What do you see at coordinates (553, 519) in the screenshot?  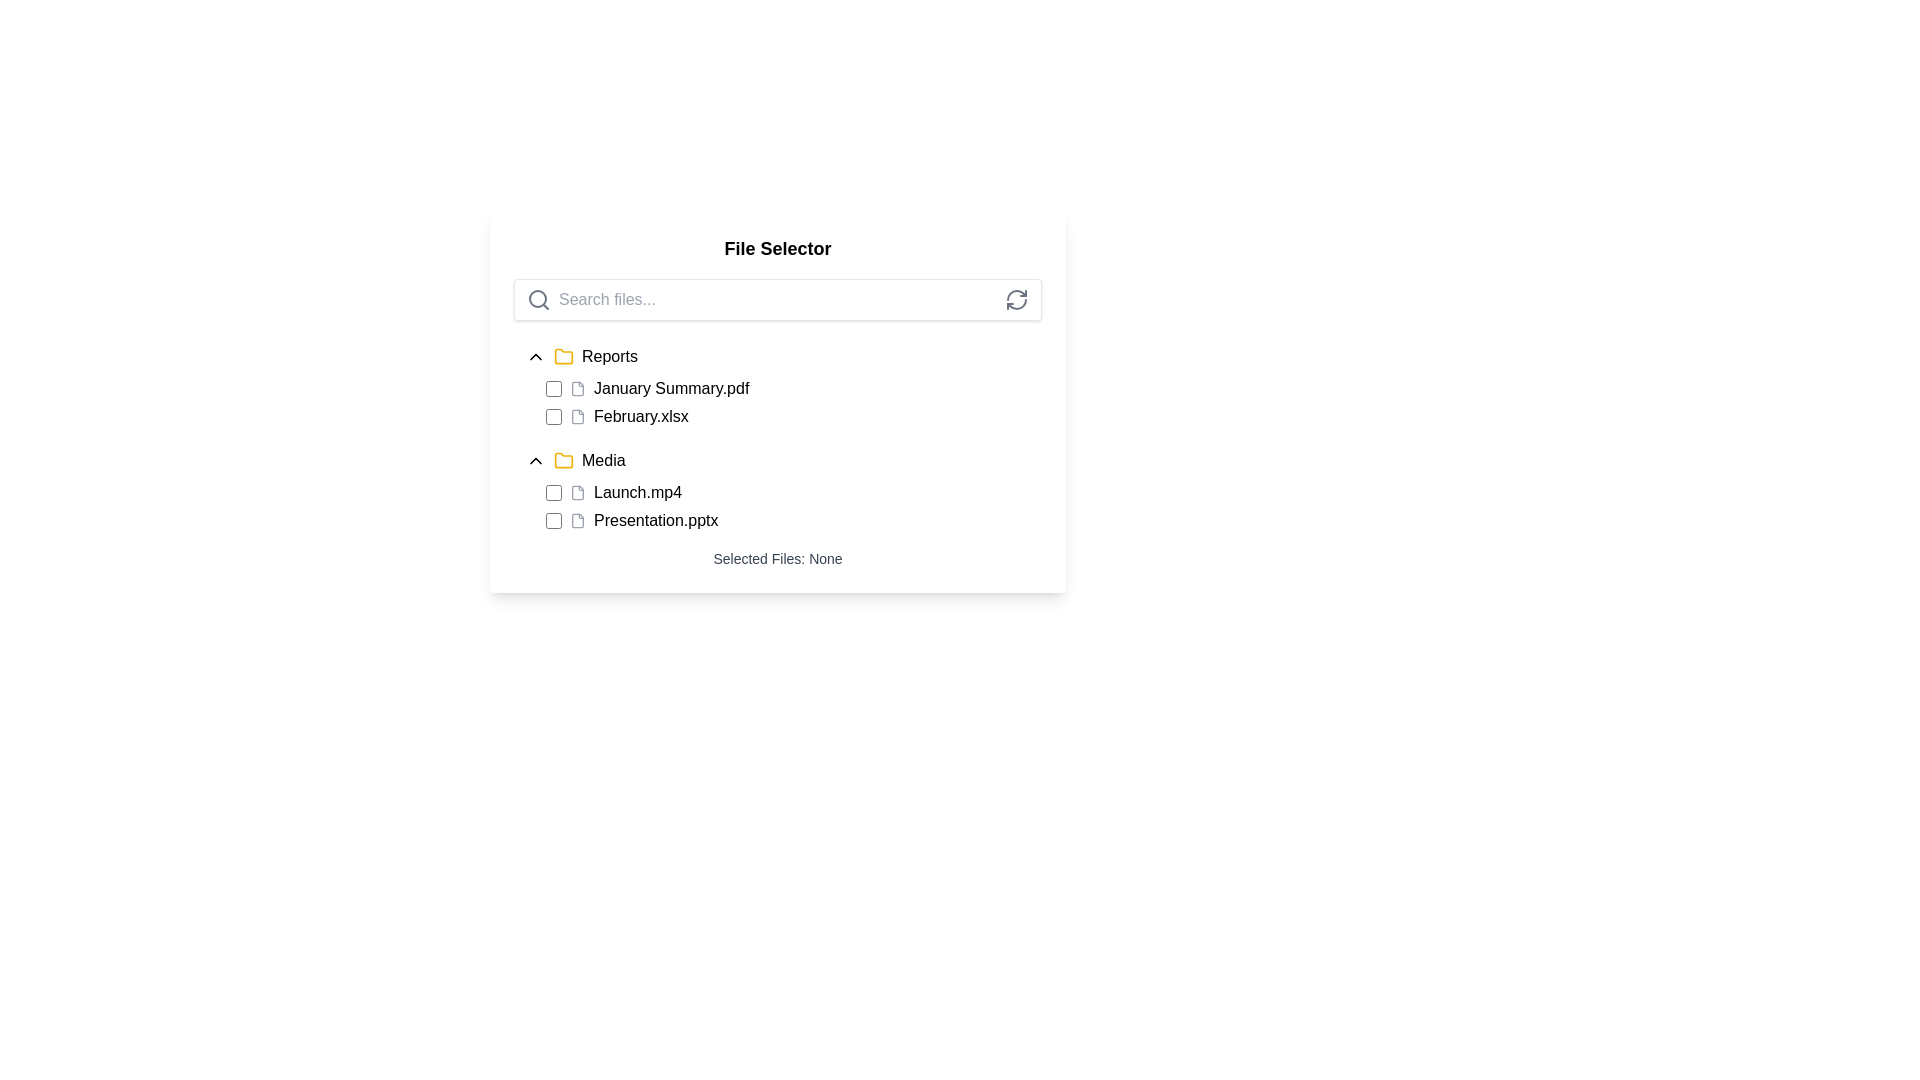 I see `the checkbox with a blue outline next to the file name 'Presentation.pptx'` at bounding box center [553, 519].